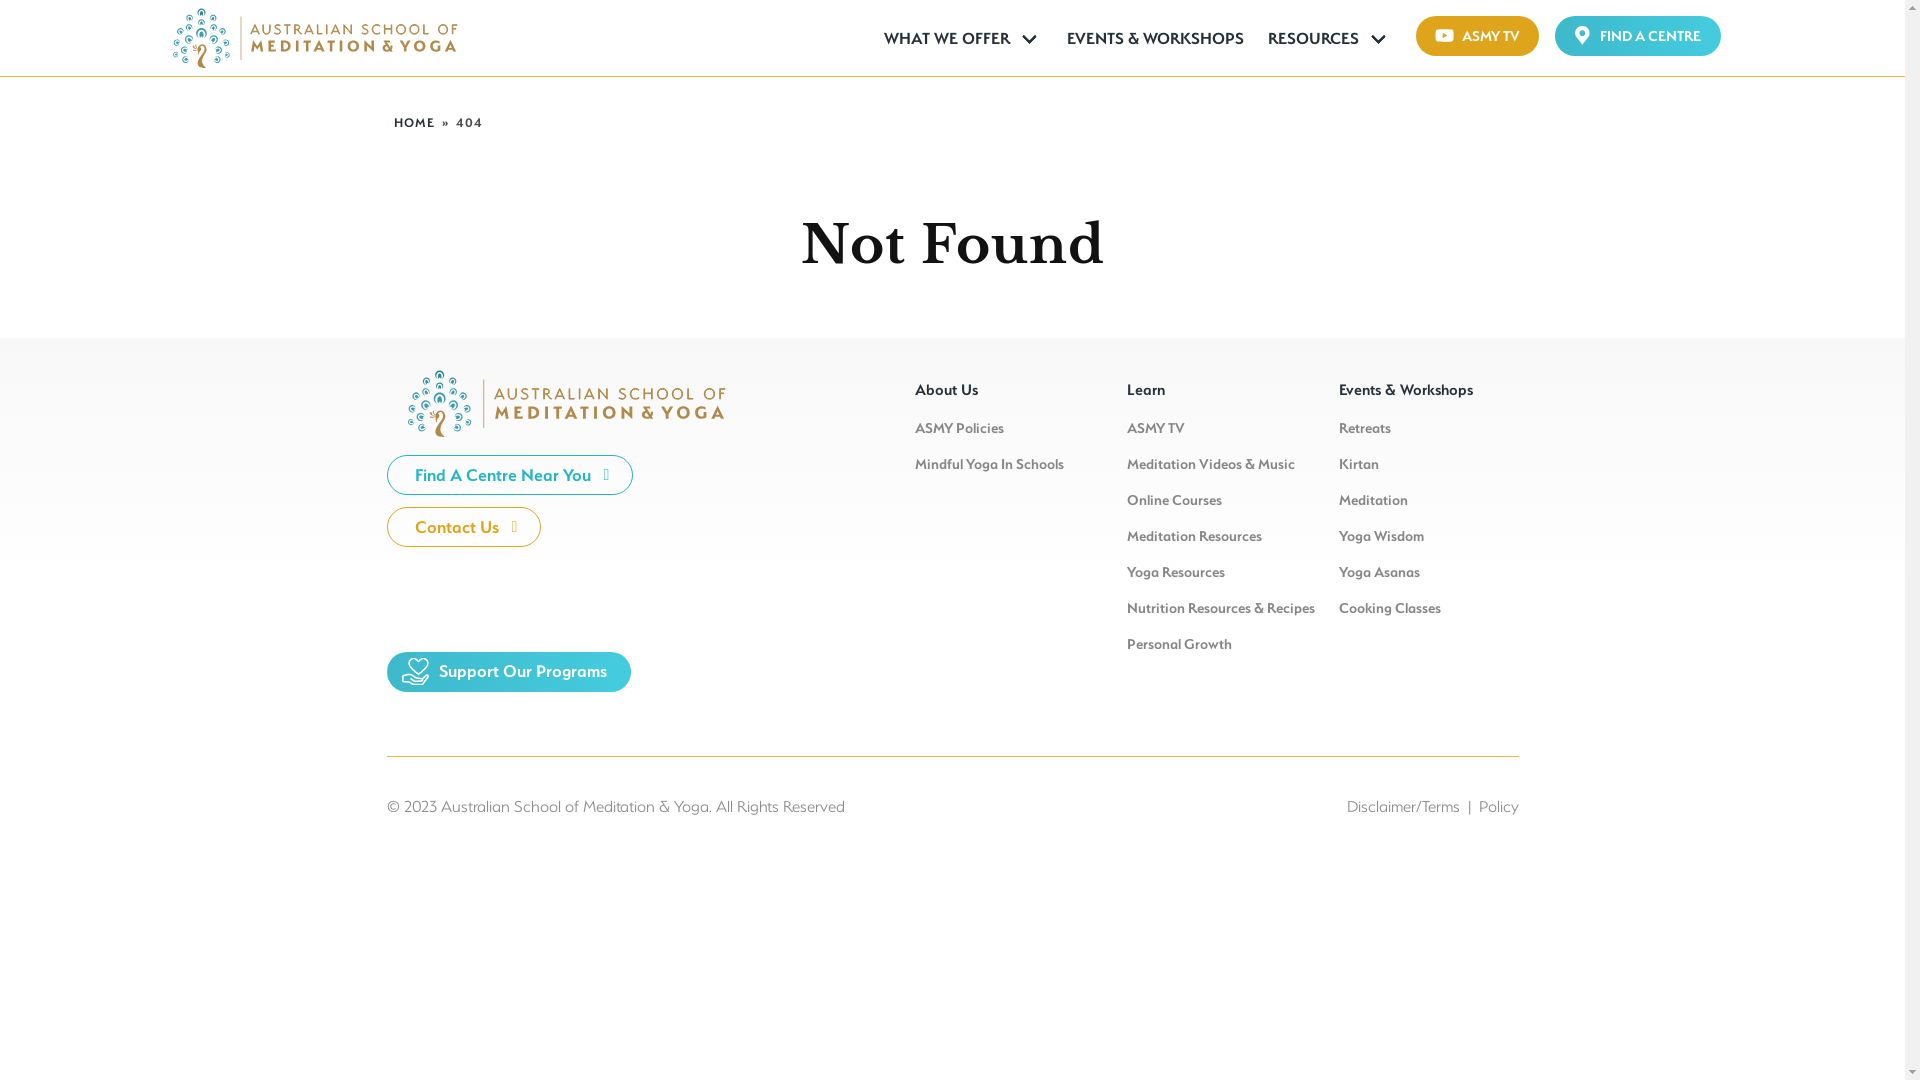  What do you see at coordinates (330, 38) in the screenshot?
I see `'AUSTRALIAN SCHOOL OF MEDITATION &AMP; YOGA | ASMY'` at bounding box center [330, 38].